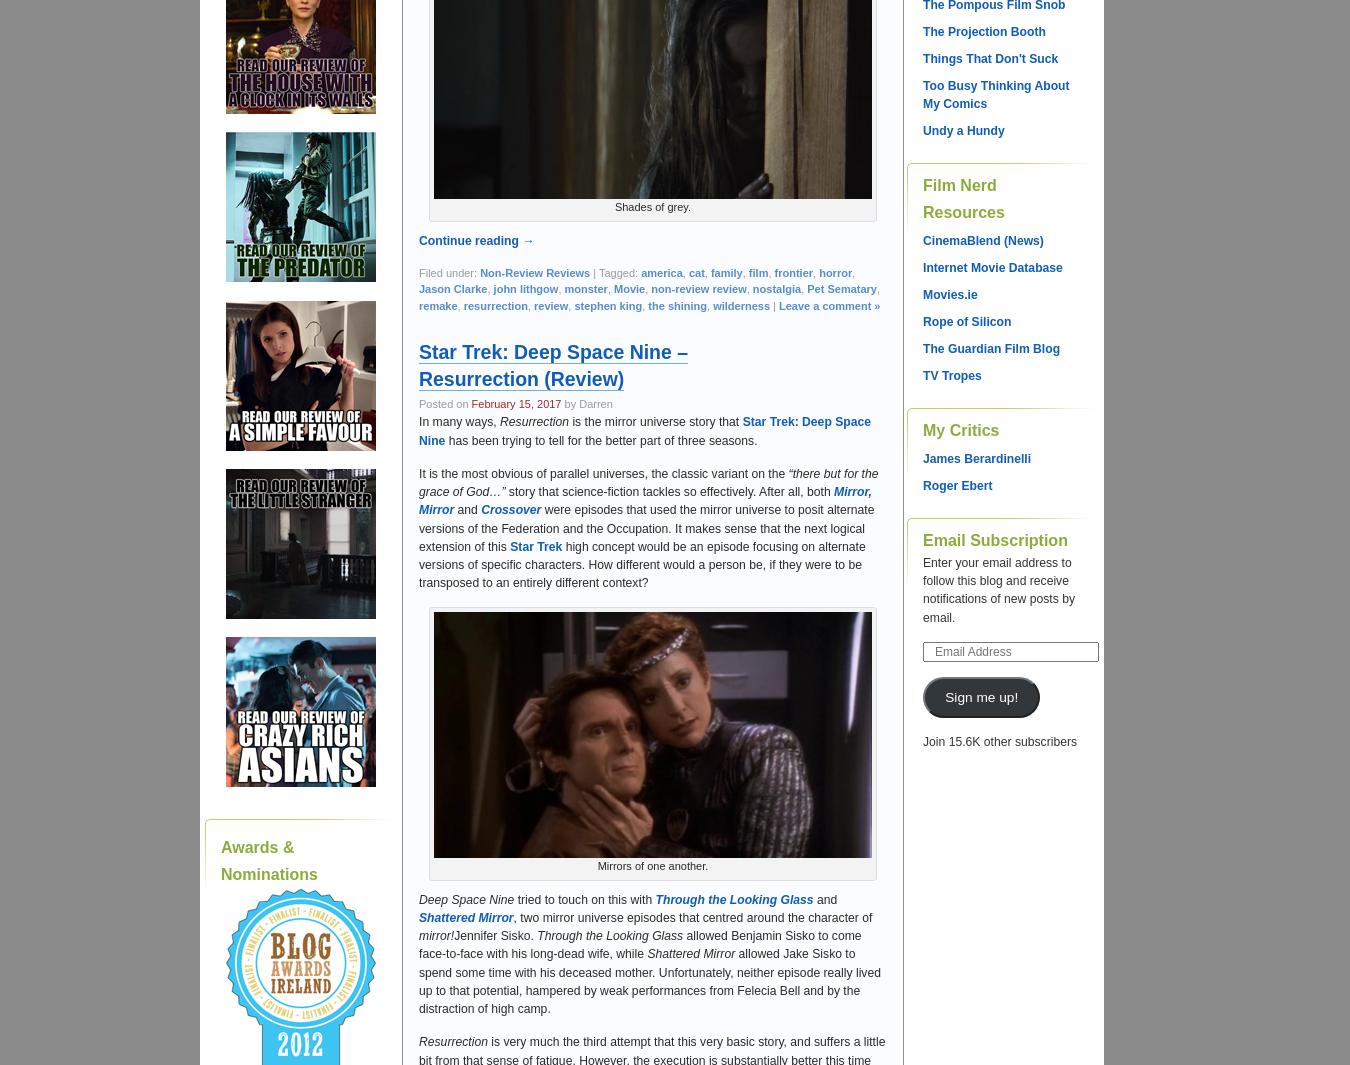 This screenshot has width=1350, height=1065. Describe the element at coordinates (948, 294) in the screenshot. I see `'Movies.ie'` at that location.